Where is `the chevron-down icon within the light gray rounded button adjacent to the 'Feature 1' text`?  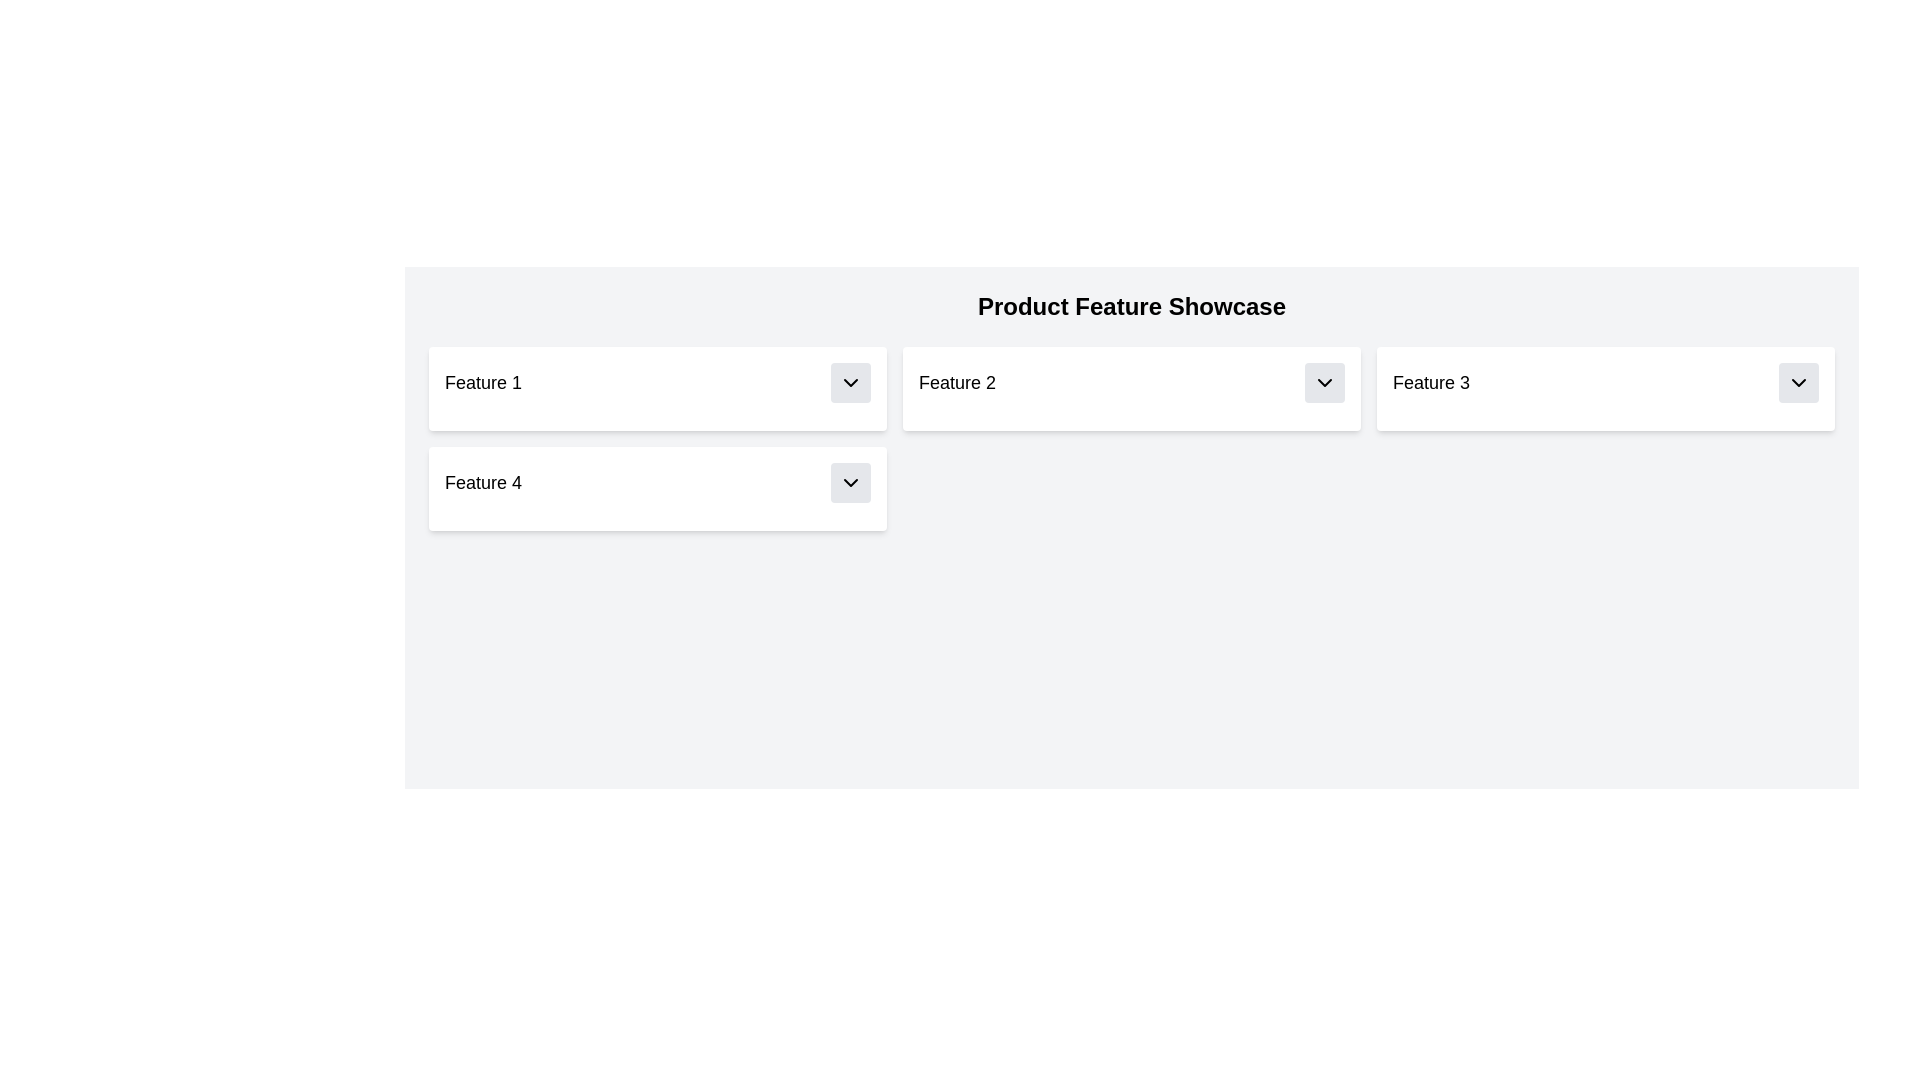
the chevron-down icon within the light gray rounded button adjacent to the 'Feature 1' text is located at coordinates (850, 382).